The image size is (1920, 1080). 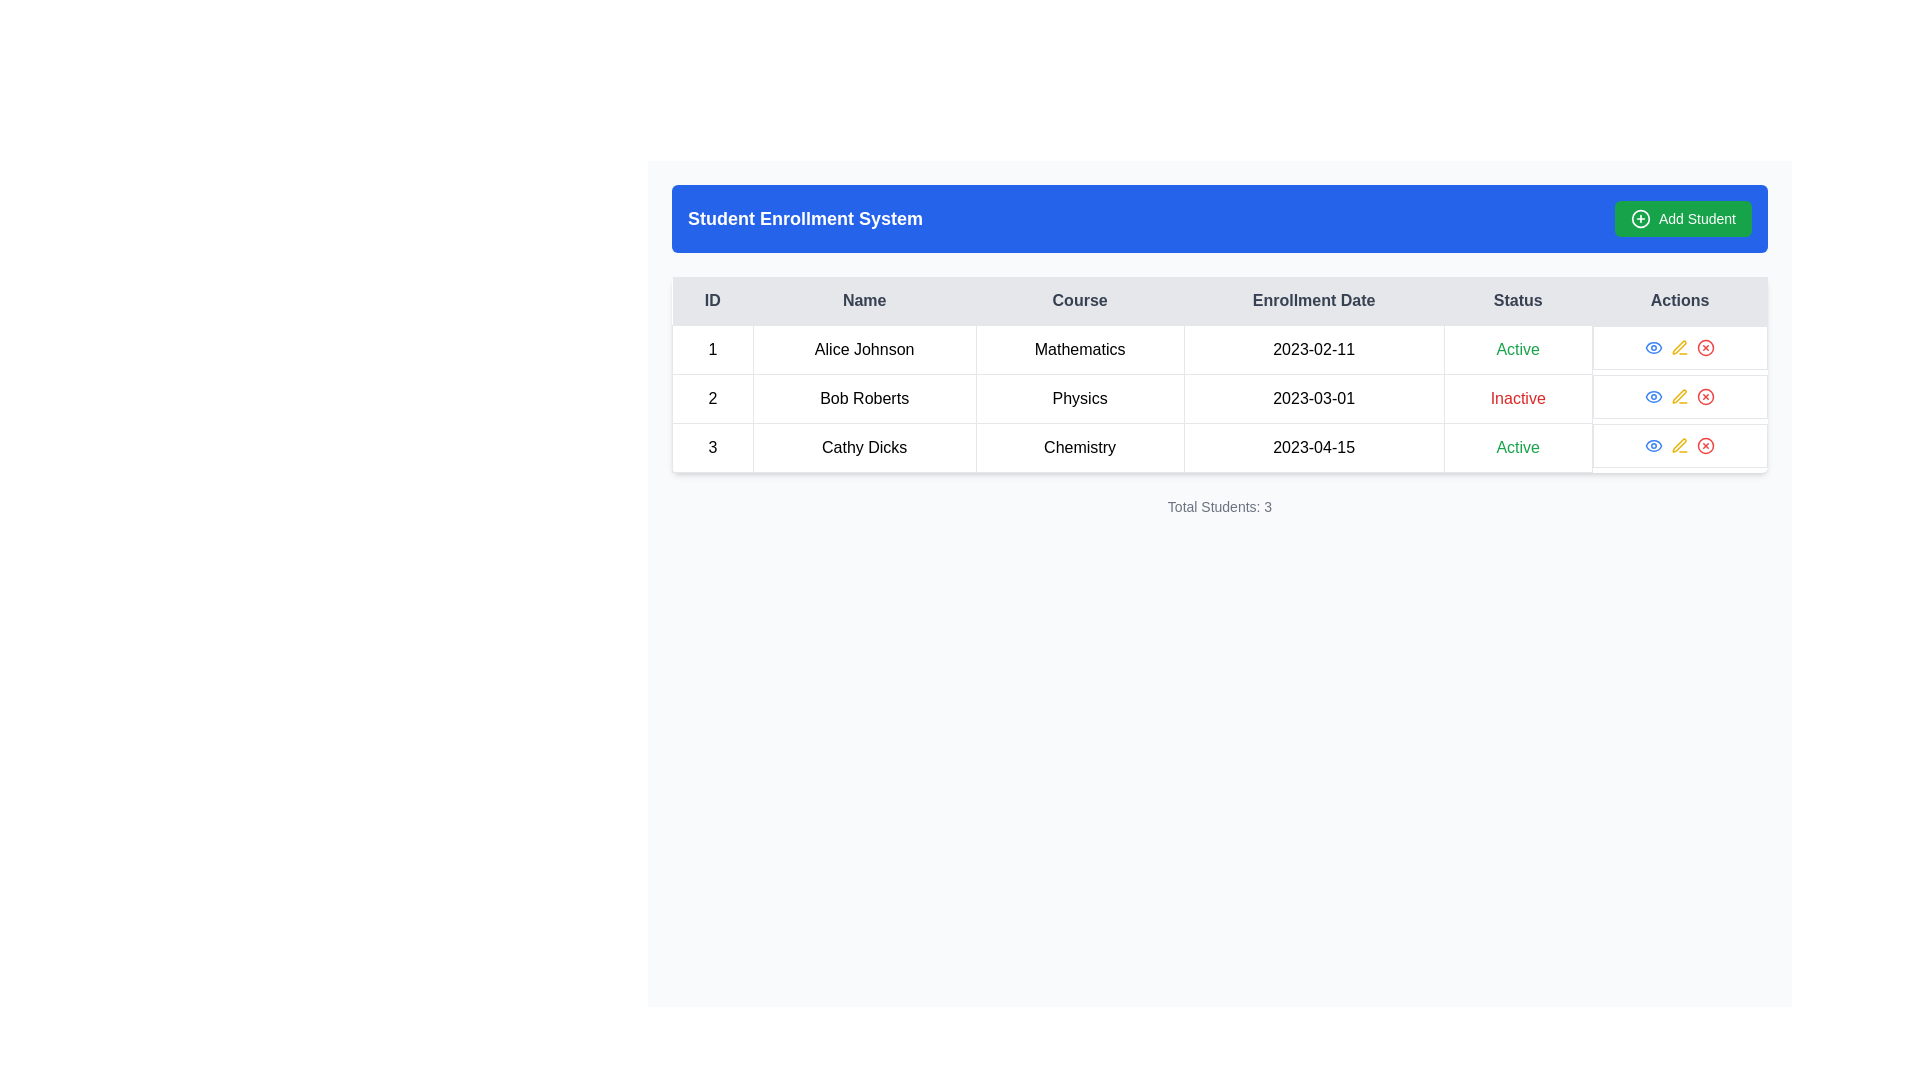 I want to click on the table cell displaying the unique identifier in the first row under the 'ID' column, so click(x=712, y=349).